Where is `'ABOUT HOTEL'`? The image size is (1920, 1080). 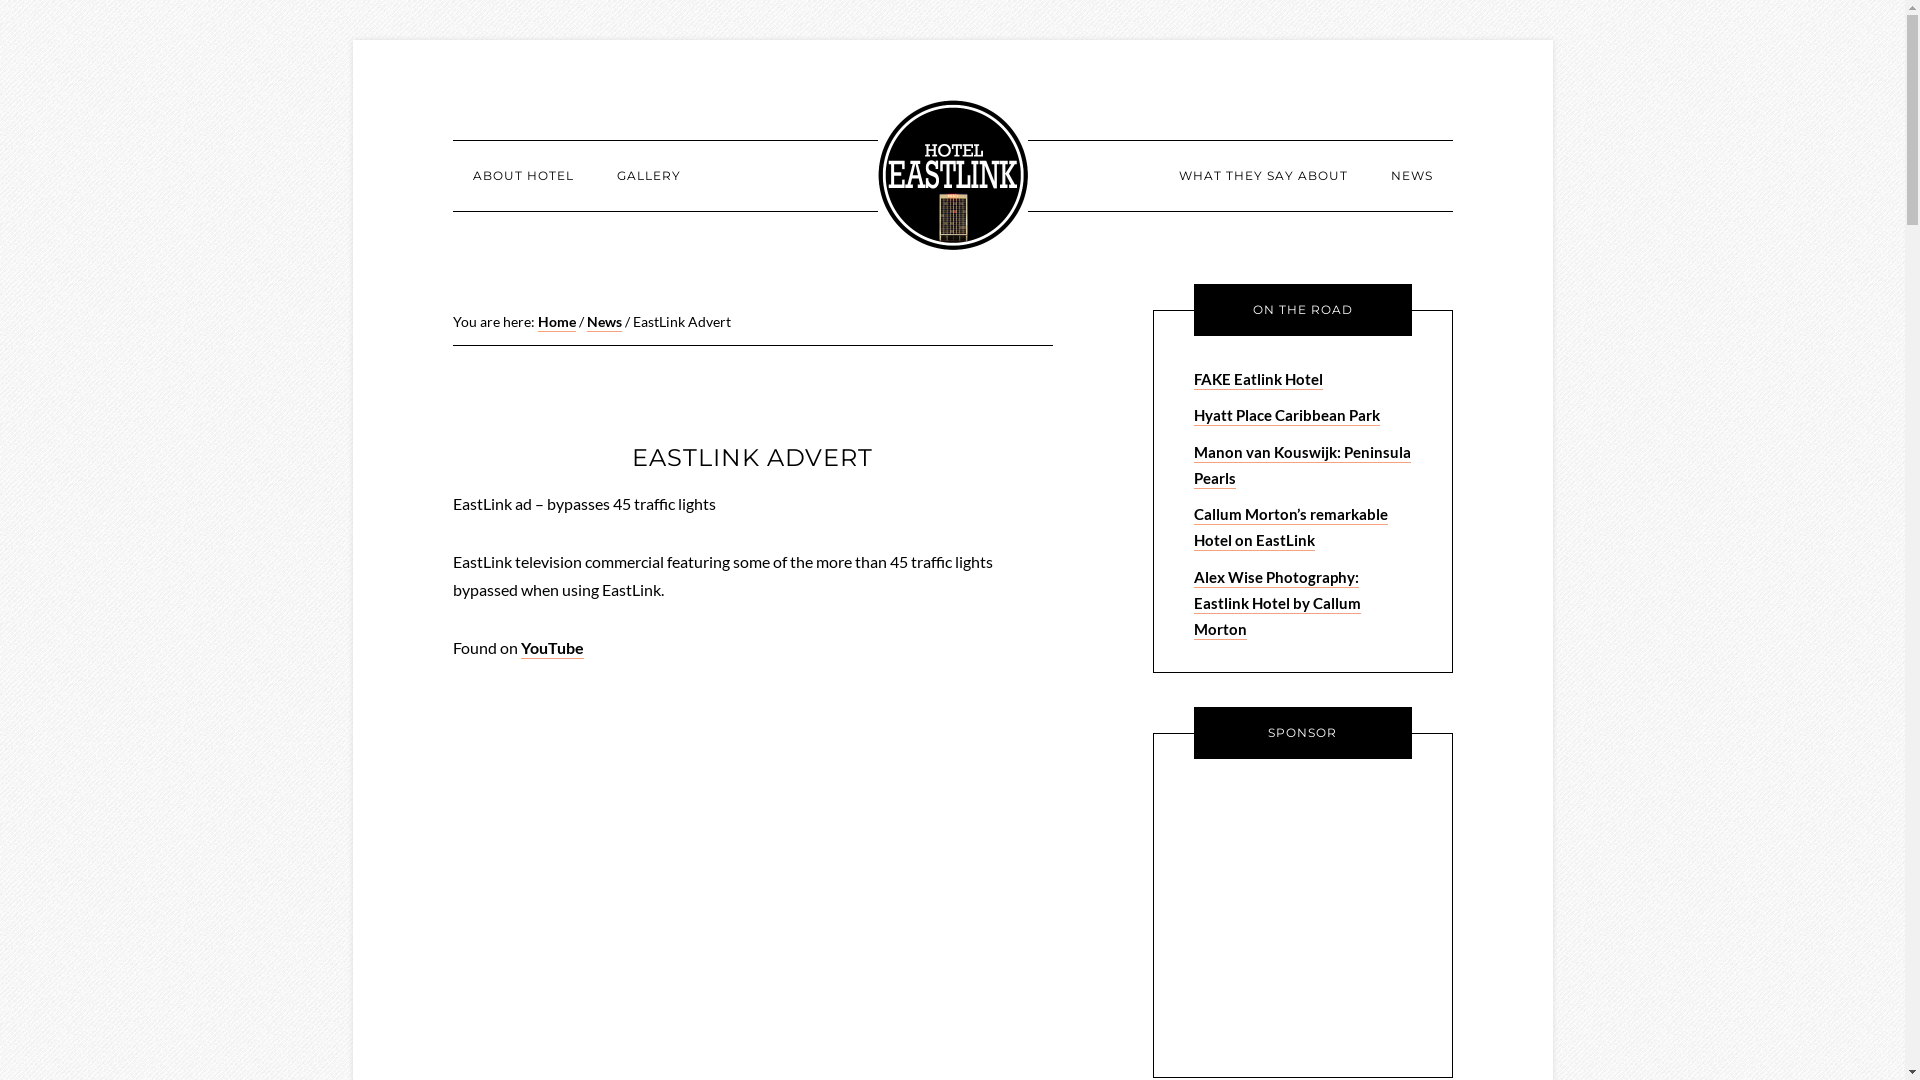 'ABOUT HOTEL' is located at coordinates (522, 175).